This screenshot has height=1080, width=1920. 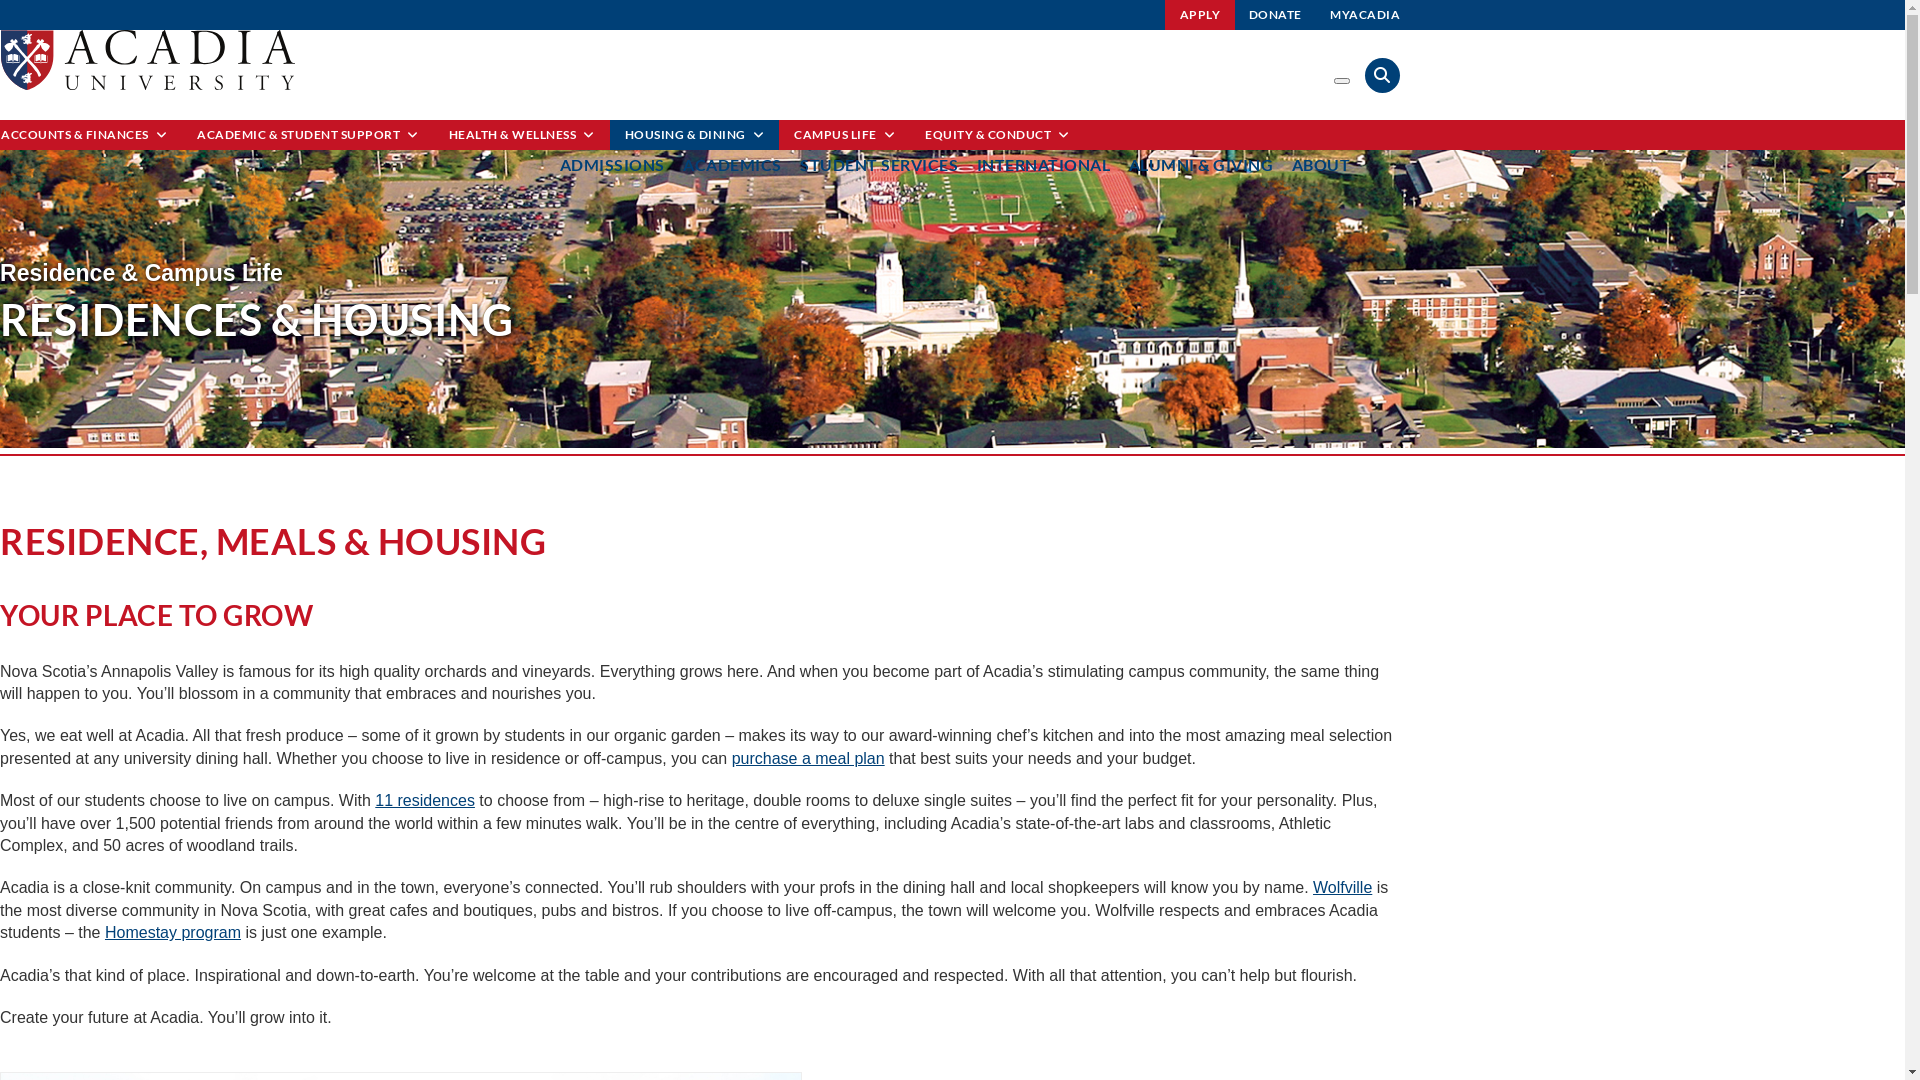 What do you see at coordinates (800, 163) in the screenshot?
I see `'STUDENT SERVICES'` at bounding box center [800, 163].